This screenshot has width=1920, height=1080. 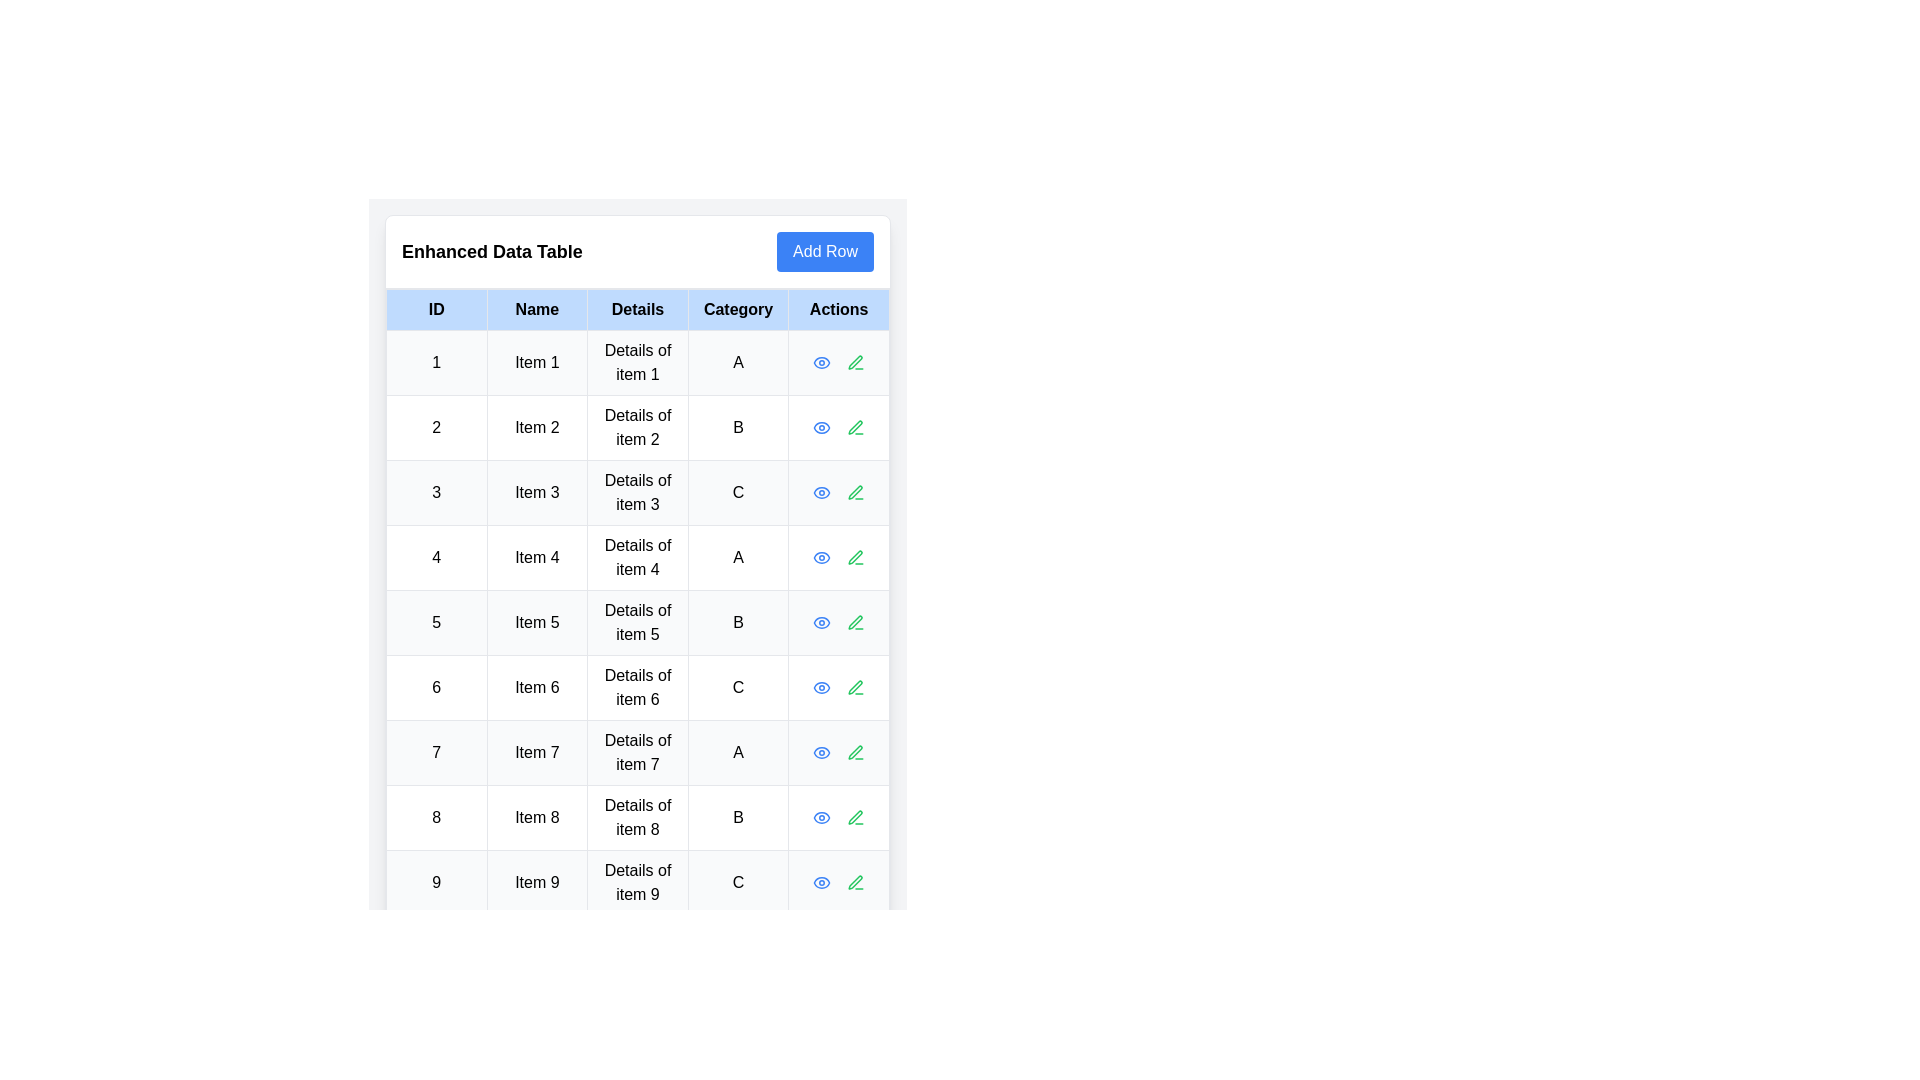 What do you see at coordinates (855, 817) in the screenshot?
I see `the editing icon located in the 'Actions' column of the table for 'Item 8' to initiate an editing operation` at bounding box center [855, 817].